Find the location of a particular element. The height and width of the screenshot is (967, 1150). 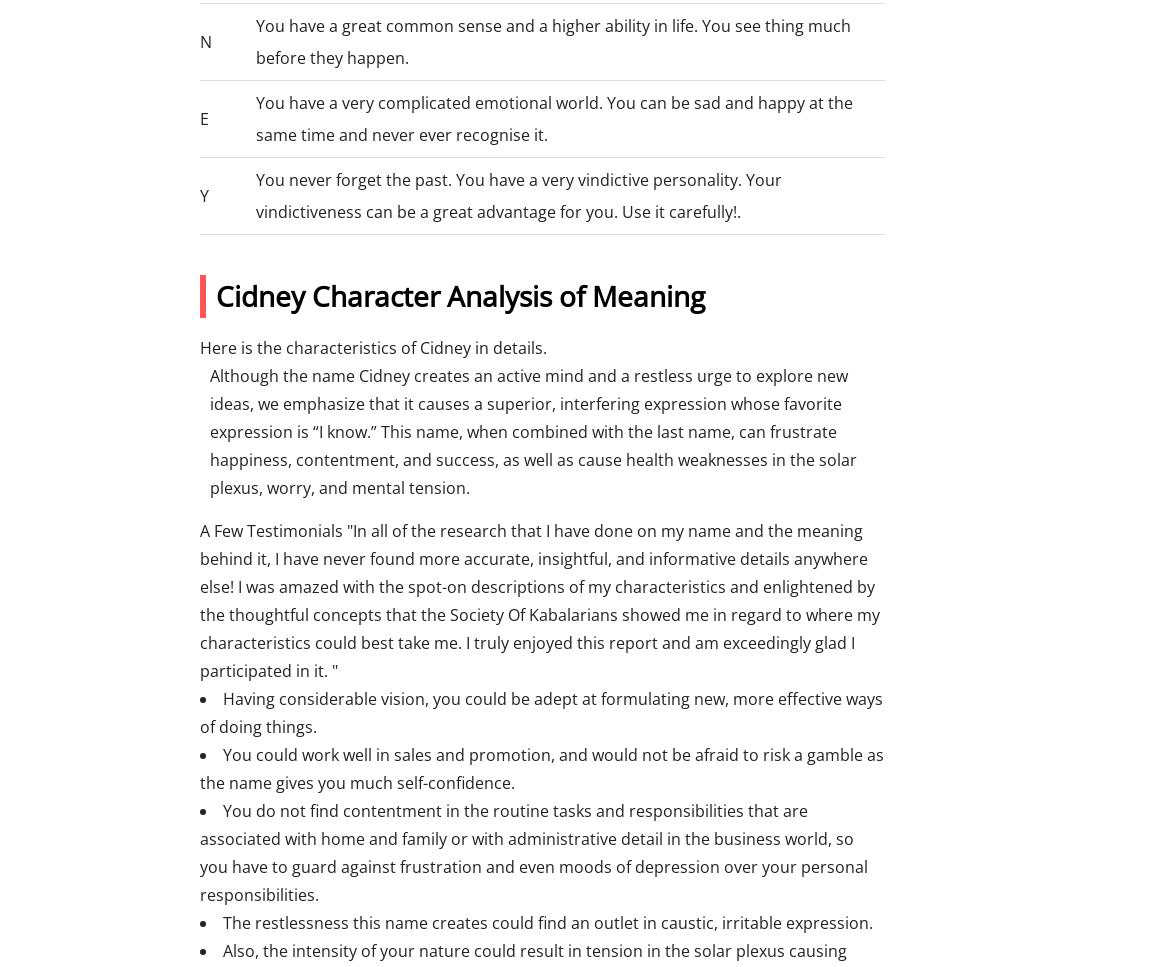

'Y' is located at coordinates (203, 194).